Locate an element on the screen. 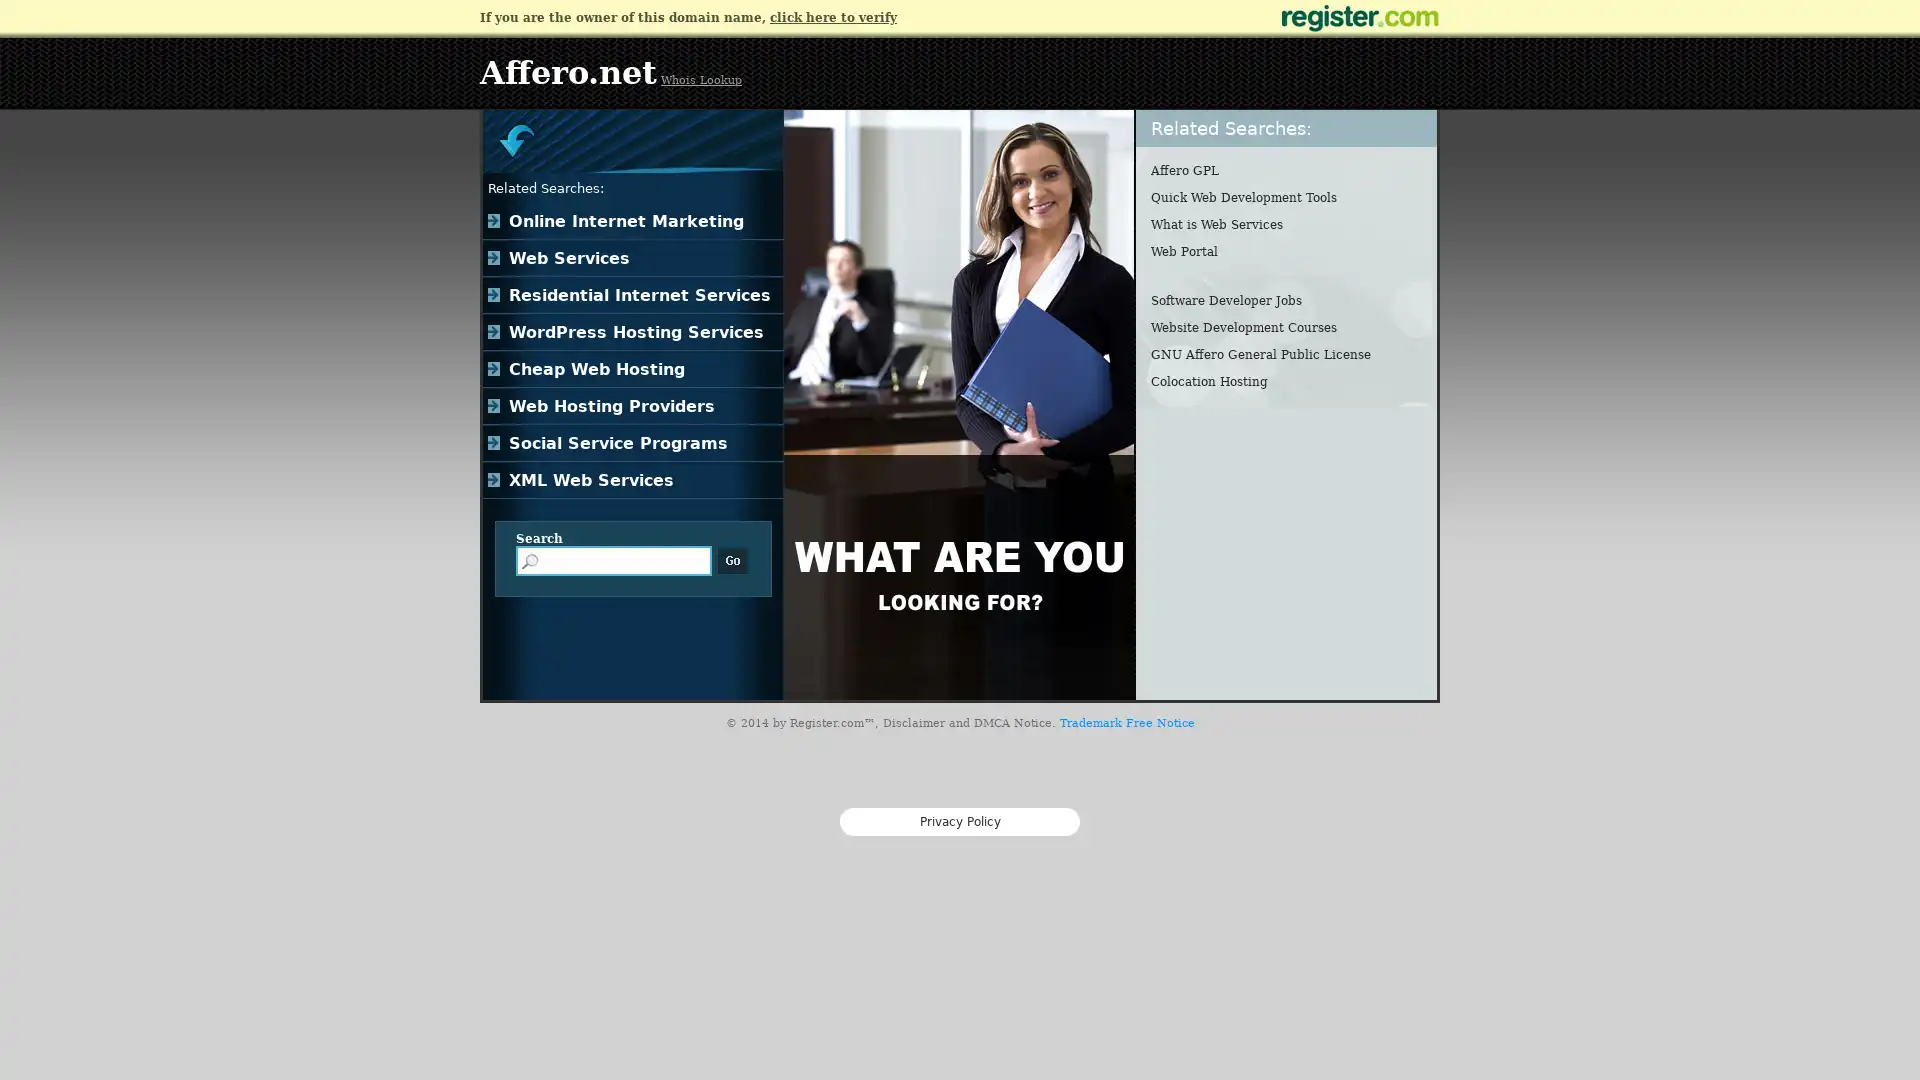 Image resolution: width=1920 pixels, height=1080 pixels. Go is located at coordinates (732, 560).